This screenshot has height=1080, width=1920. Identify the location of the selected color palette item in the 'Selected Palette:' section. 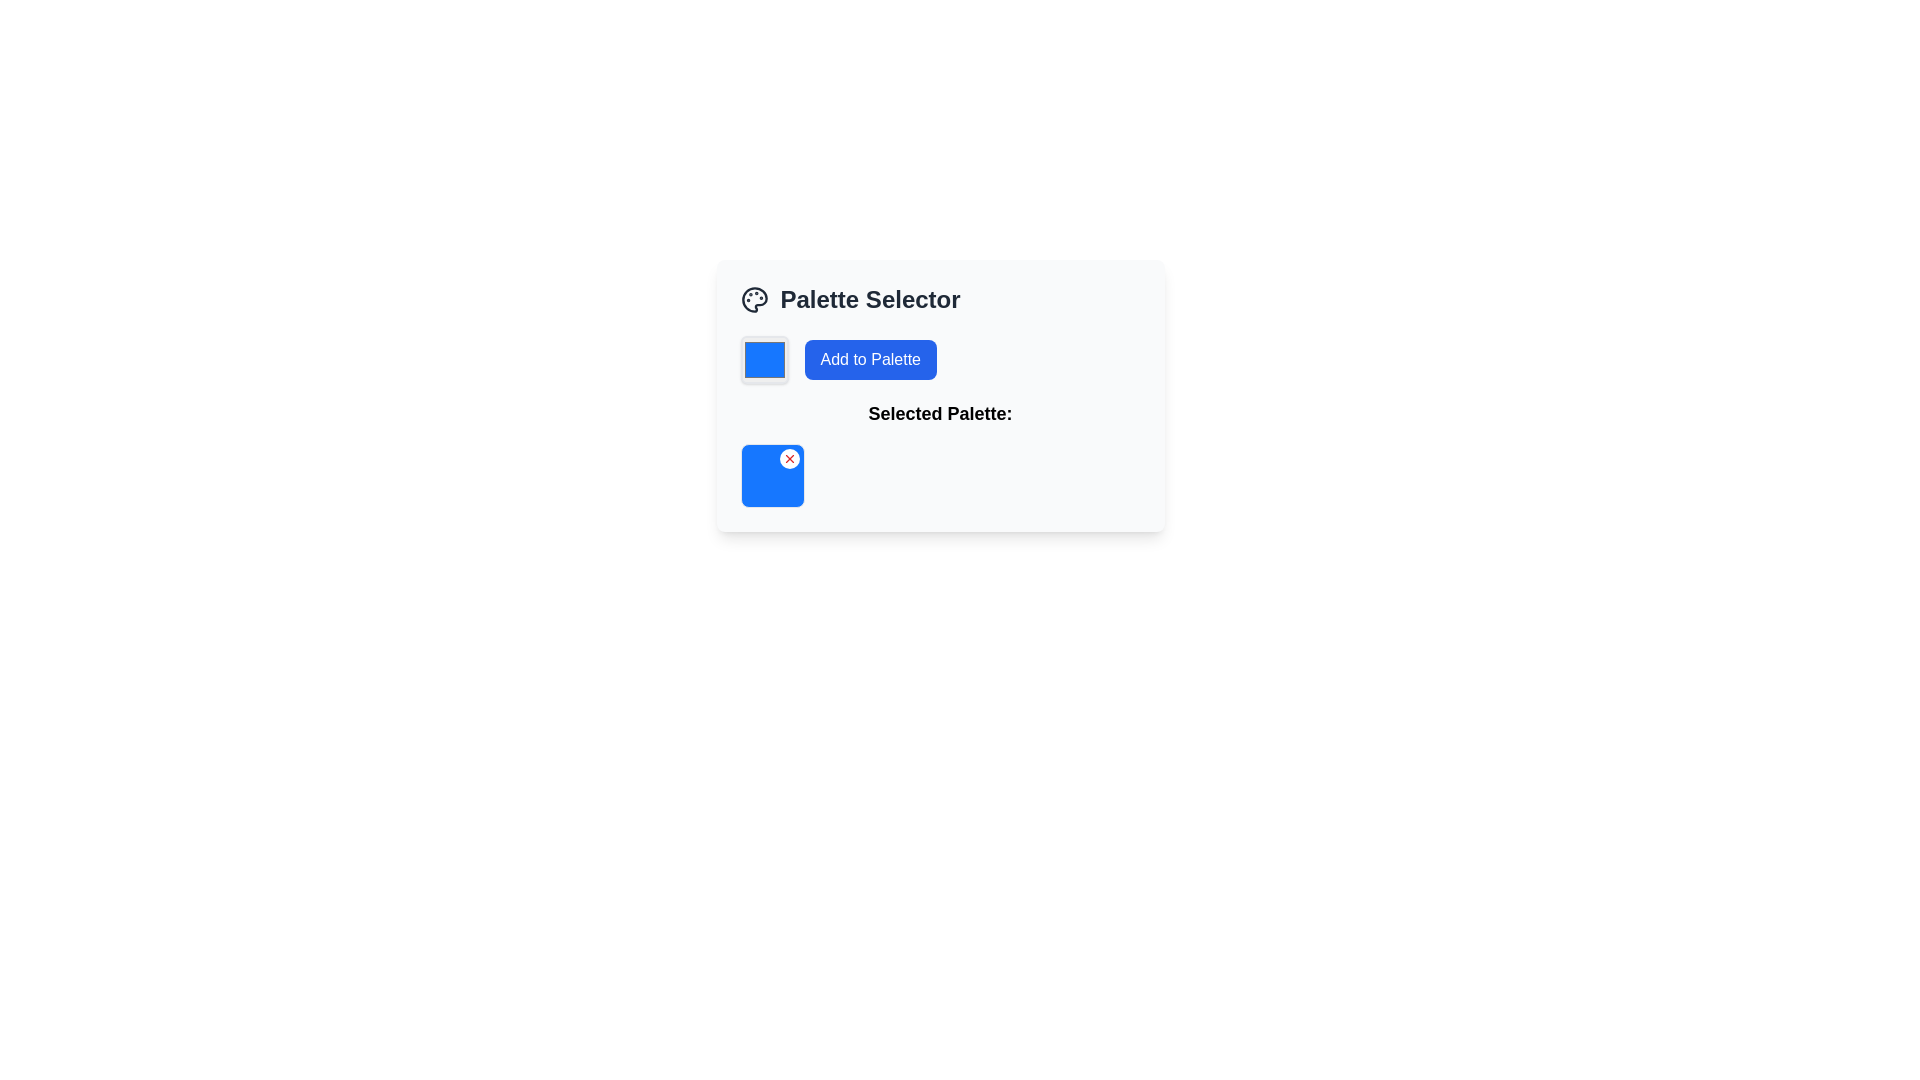
(771, 475).